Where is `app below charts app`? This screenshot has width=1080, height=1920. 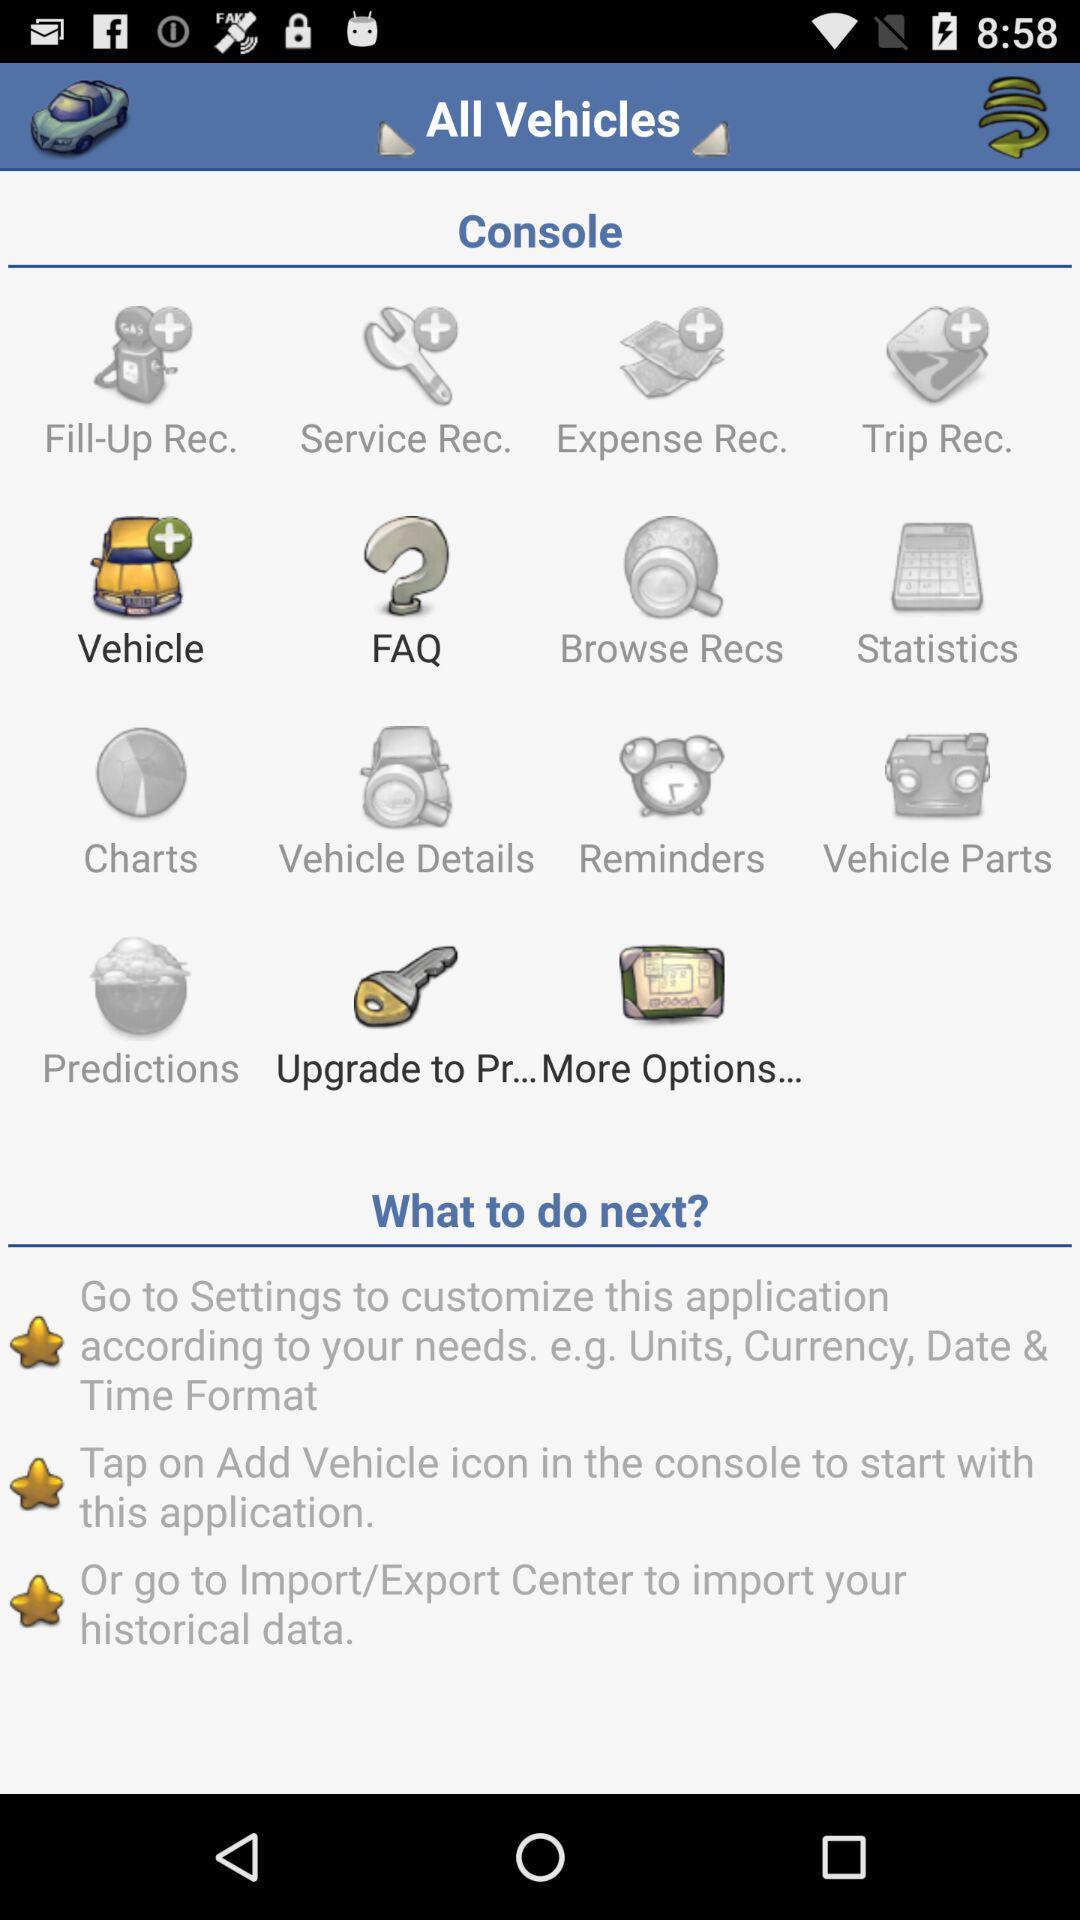
app below charts app is located at coordinates (140, 1021).